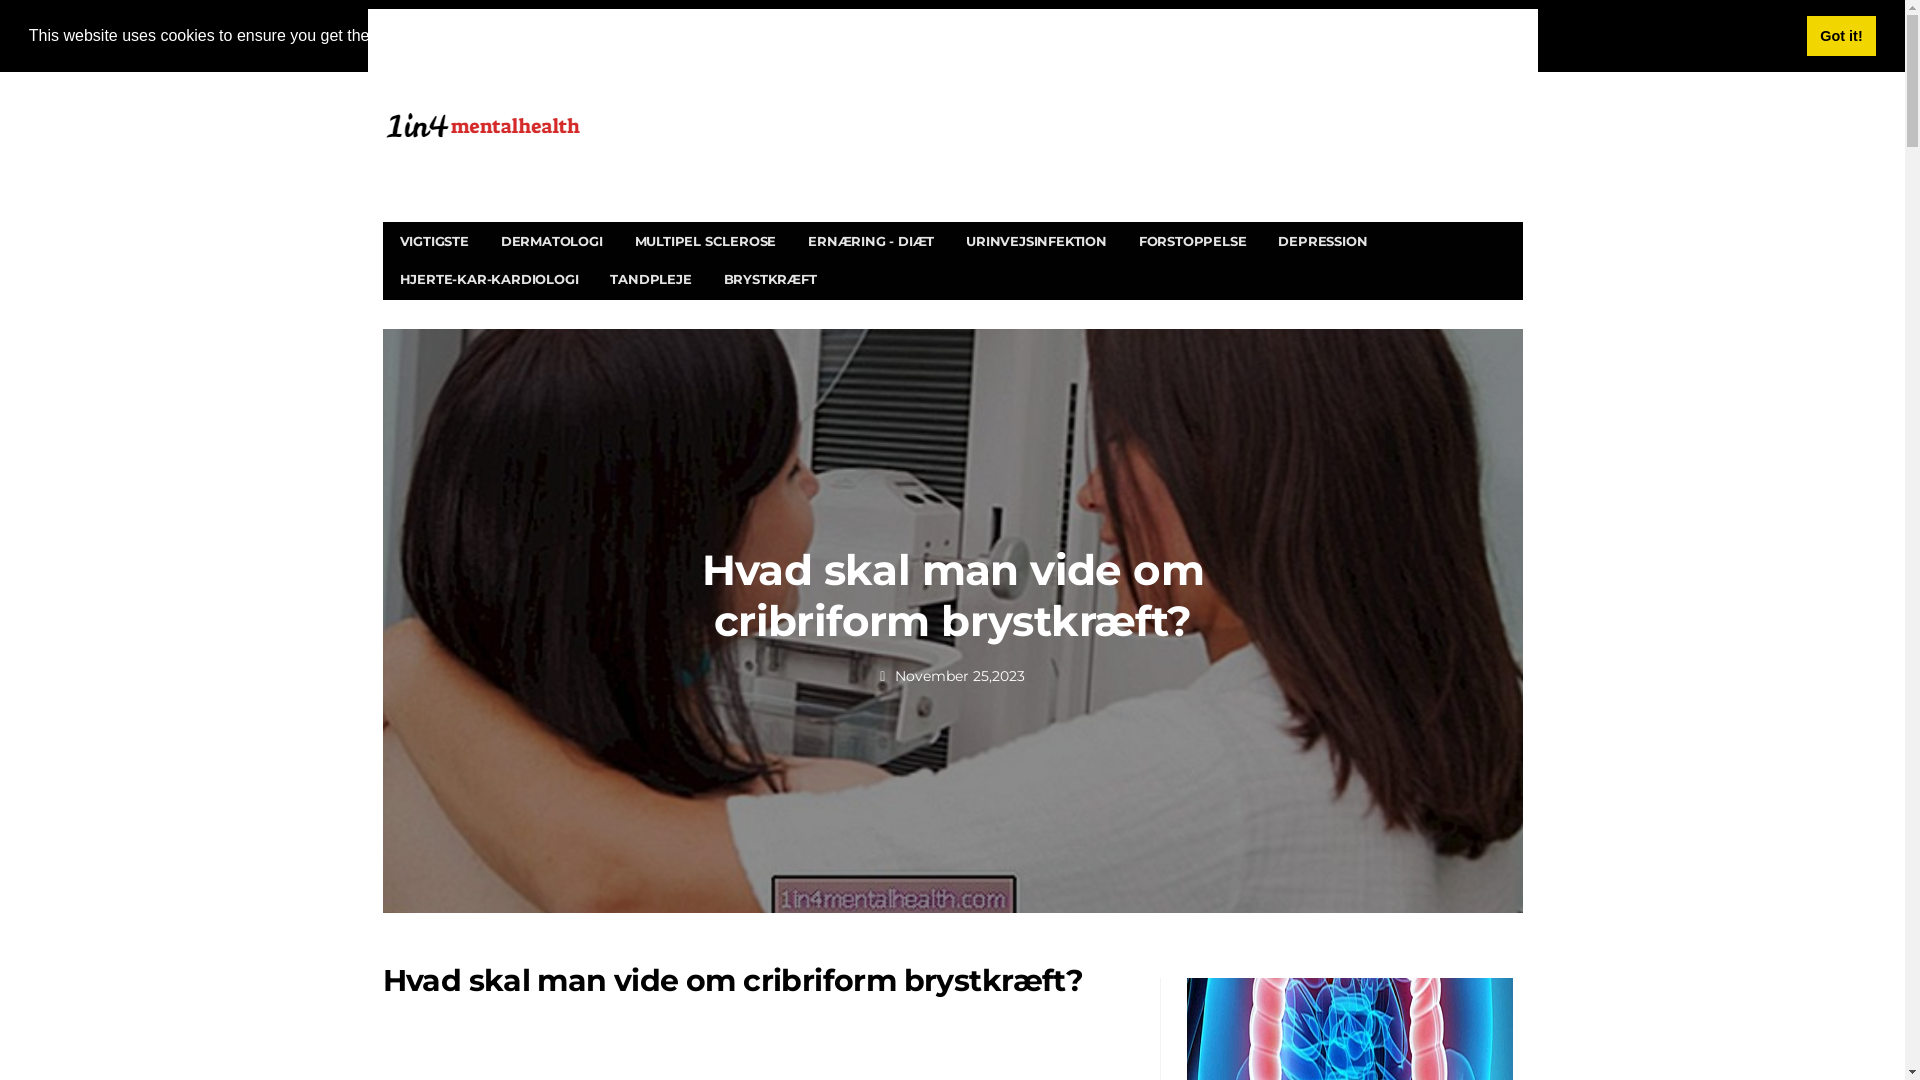 This screenshot has width=1920, height=1080. What do you see at coordinates (1806, 35) in the screenshot?
I see `'Got it!'` at bounding box center [1806, 35].